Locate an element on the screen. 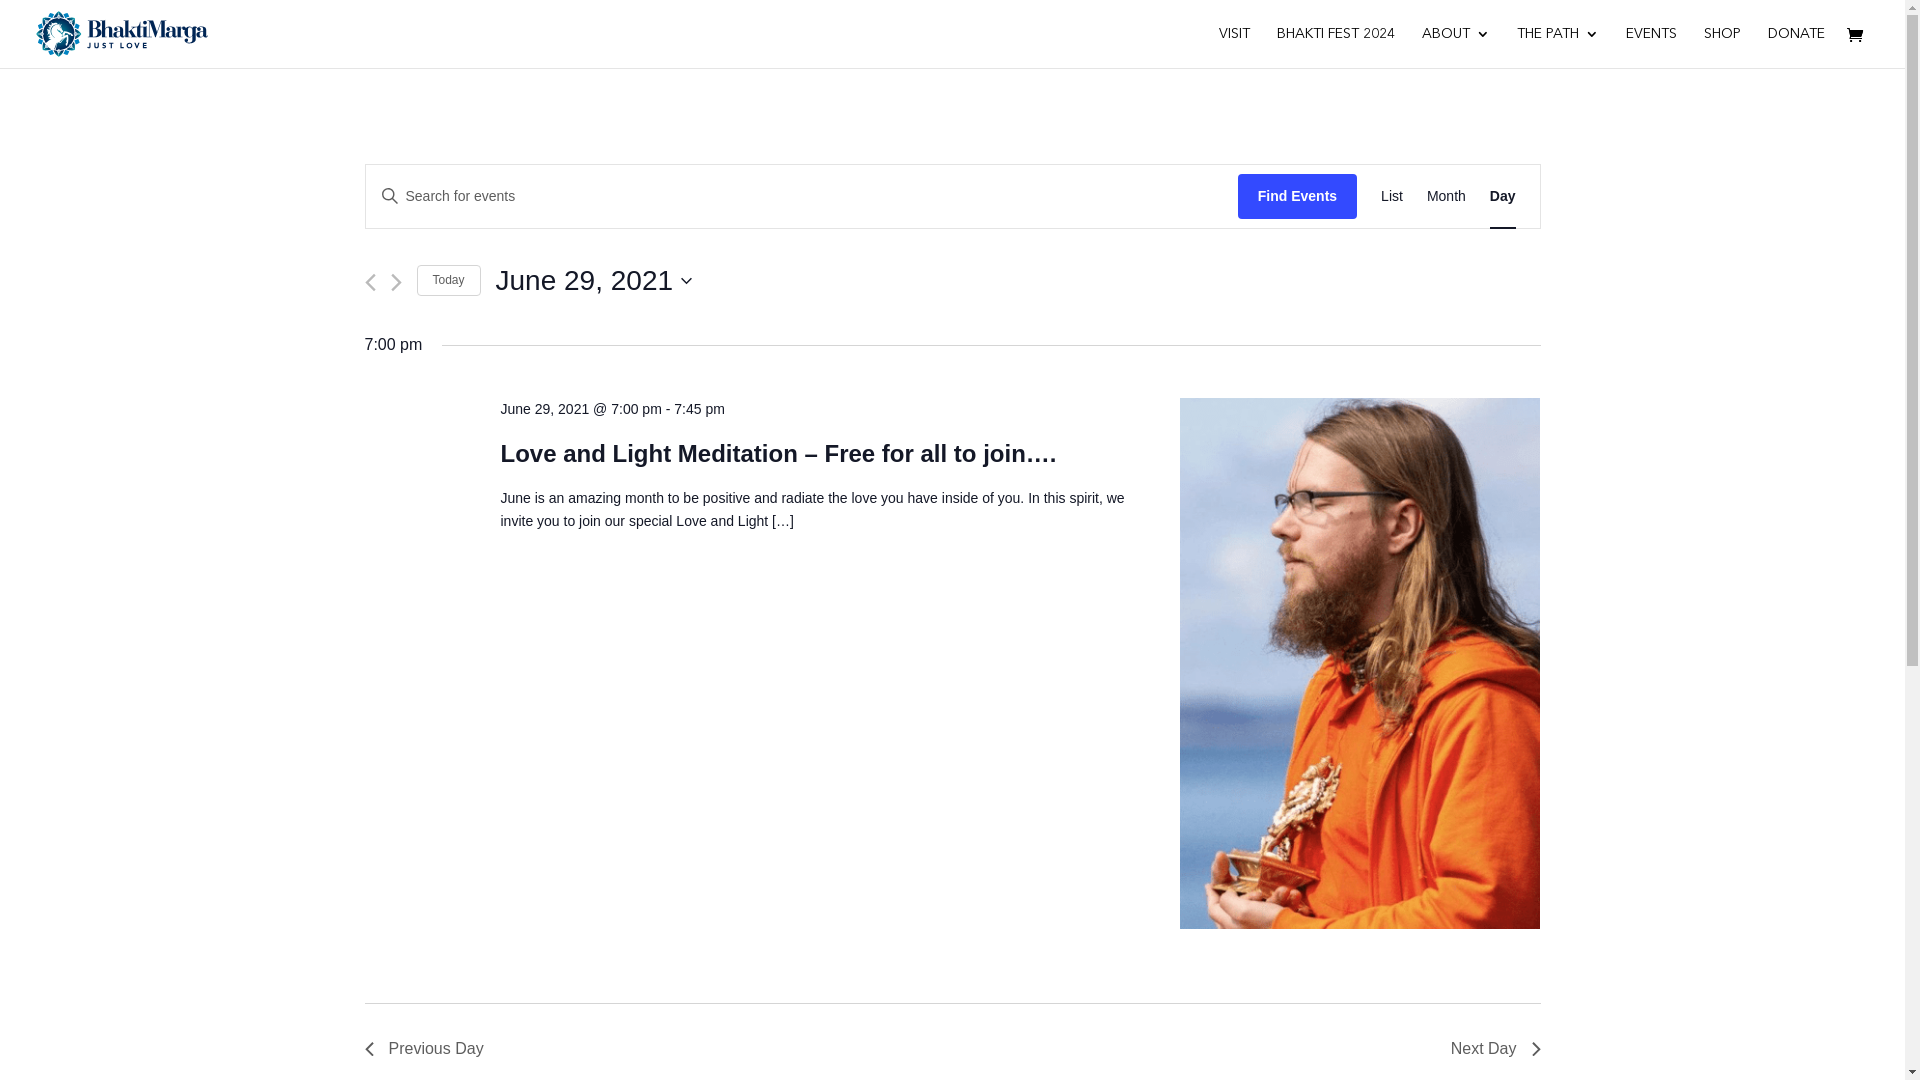 This screenshot has width=1920, height=1080. 'SHOP' is located at coordinates (1721, 46).